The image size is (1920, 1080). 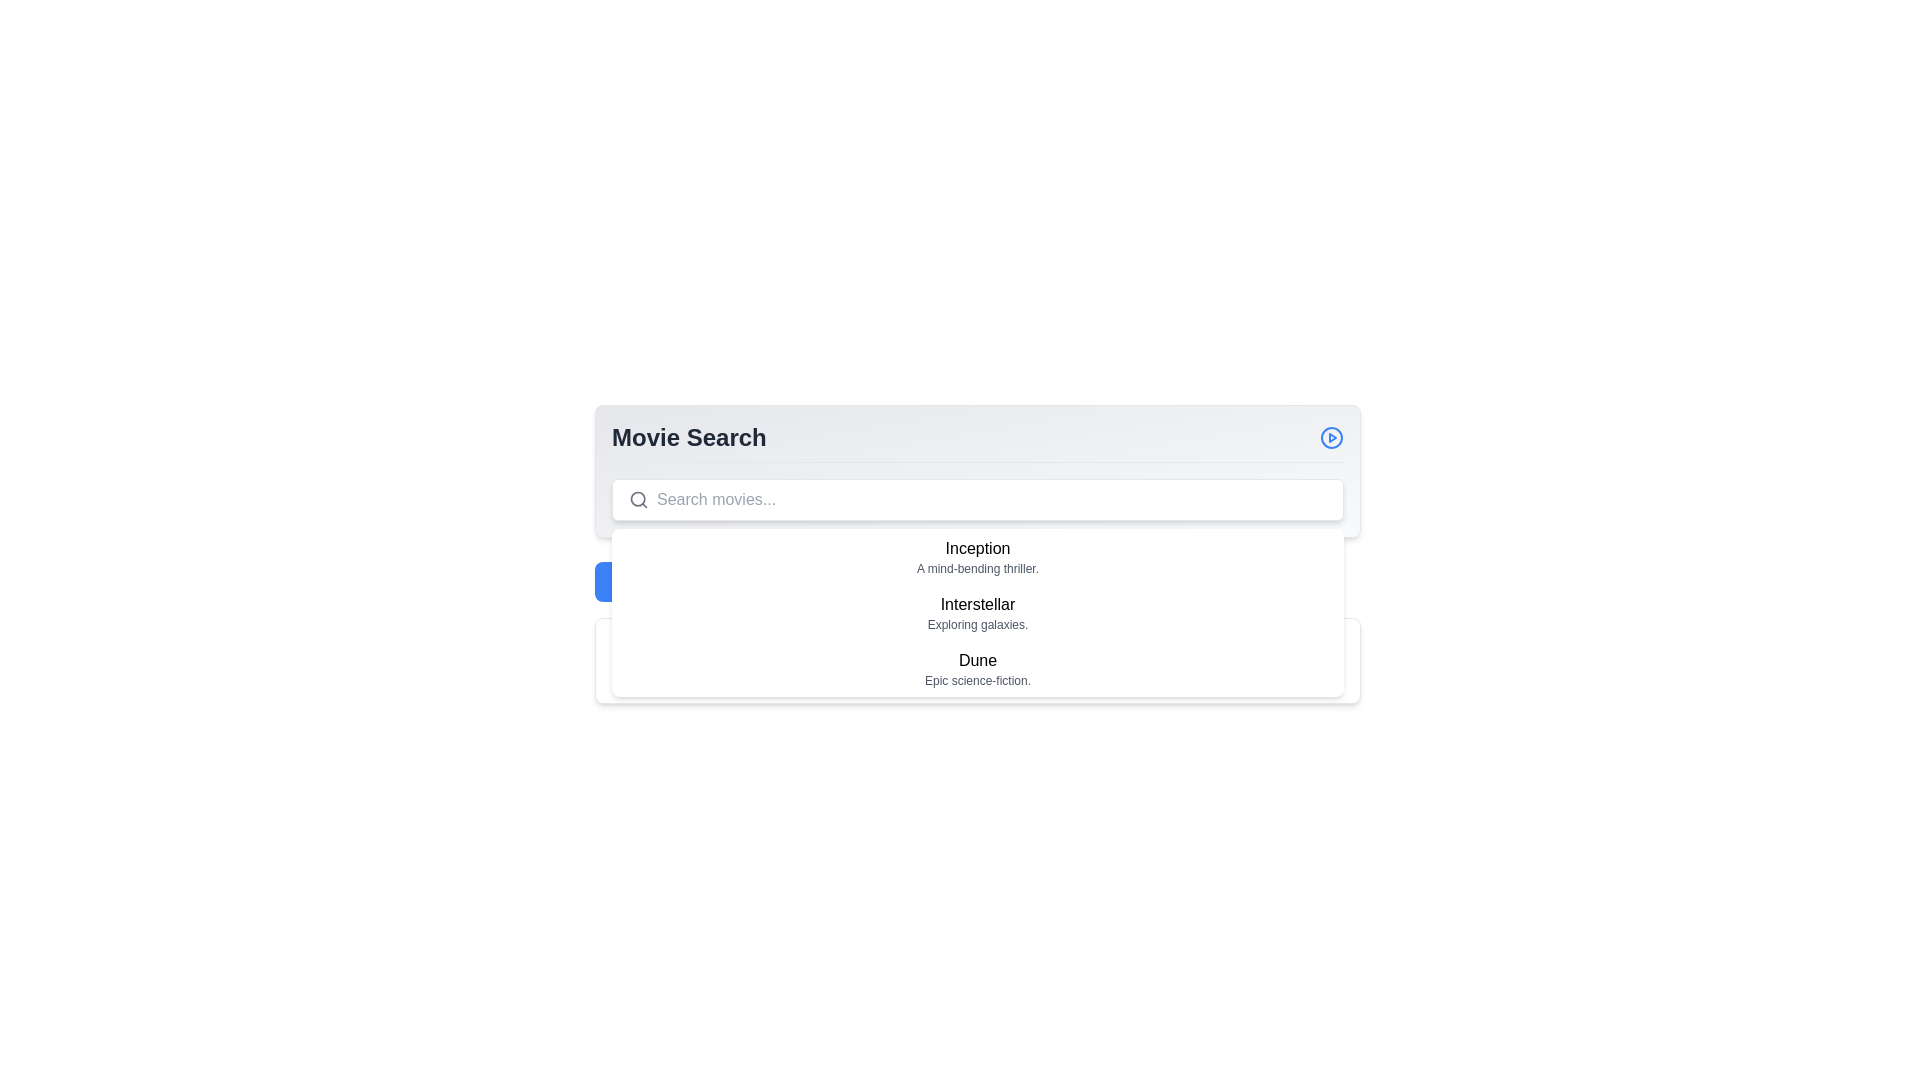 What do you see at coordinates (978, 612) in the screenshot?
I see `the second entry` at bounding box center [978, 612].